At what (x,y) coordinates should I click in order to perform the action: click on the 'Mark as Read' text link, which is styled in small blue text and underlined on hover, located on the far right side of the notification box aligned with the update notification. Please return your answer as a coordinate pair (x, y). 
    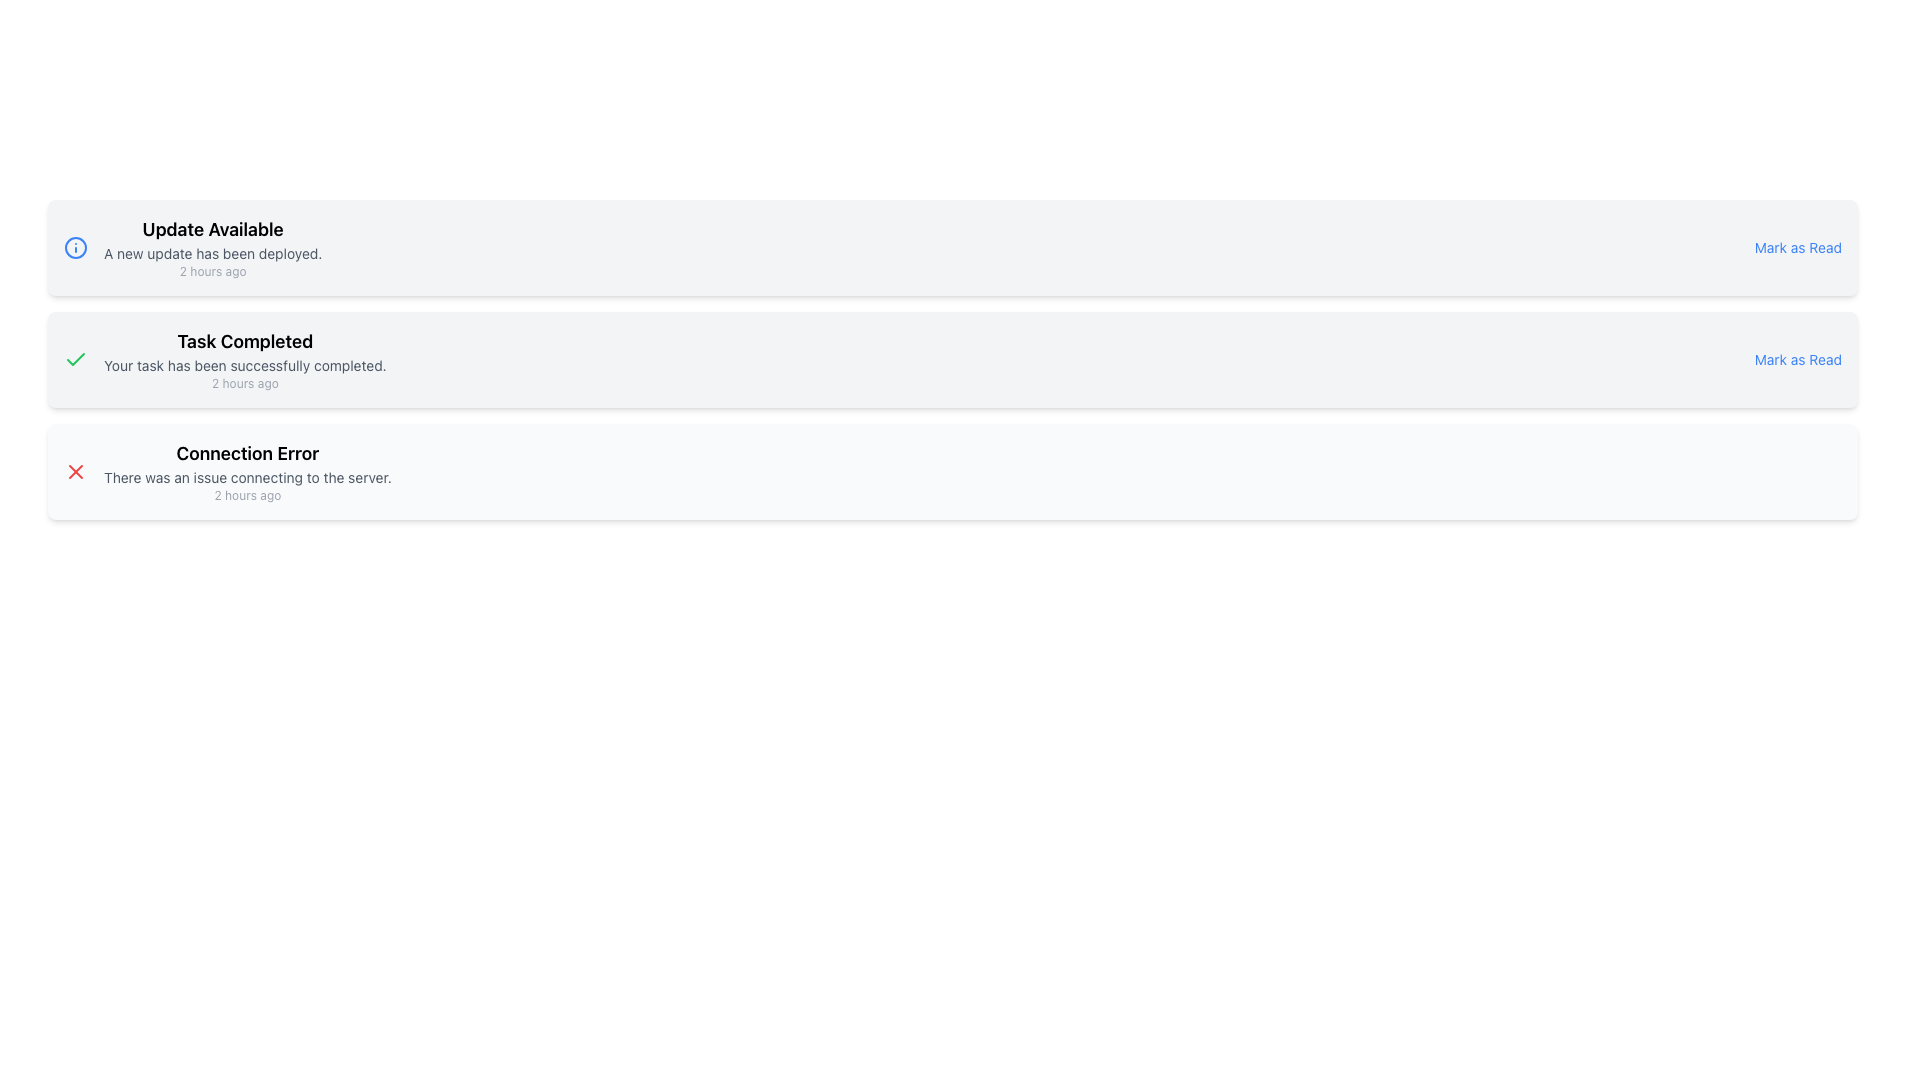
    Looking at the image, I should click on (1798, 246).